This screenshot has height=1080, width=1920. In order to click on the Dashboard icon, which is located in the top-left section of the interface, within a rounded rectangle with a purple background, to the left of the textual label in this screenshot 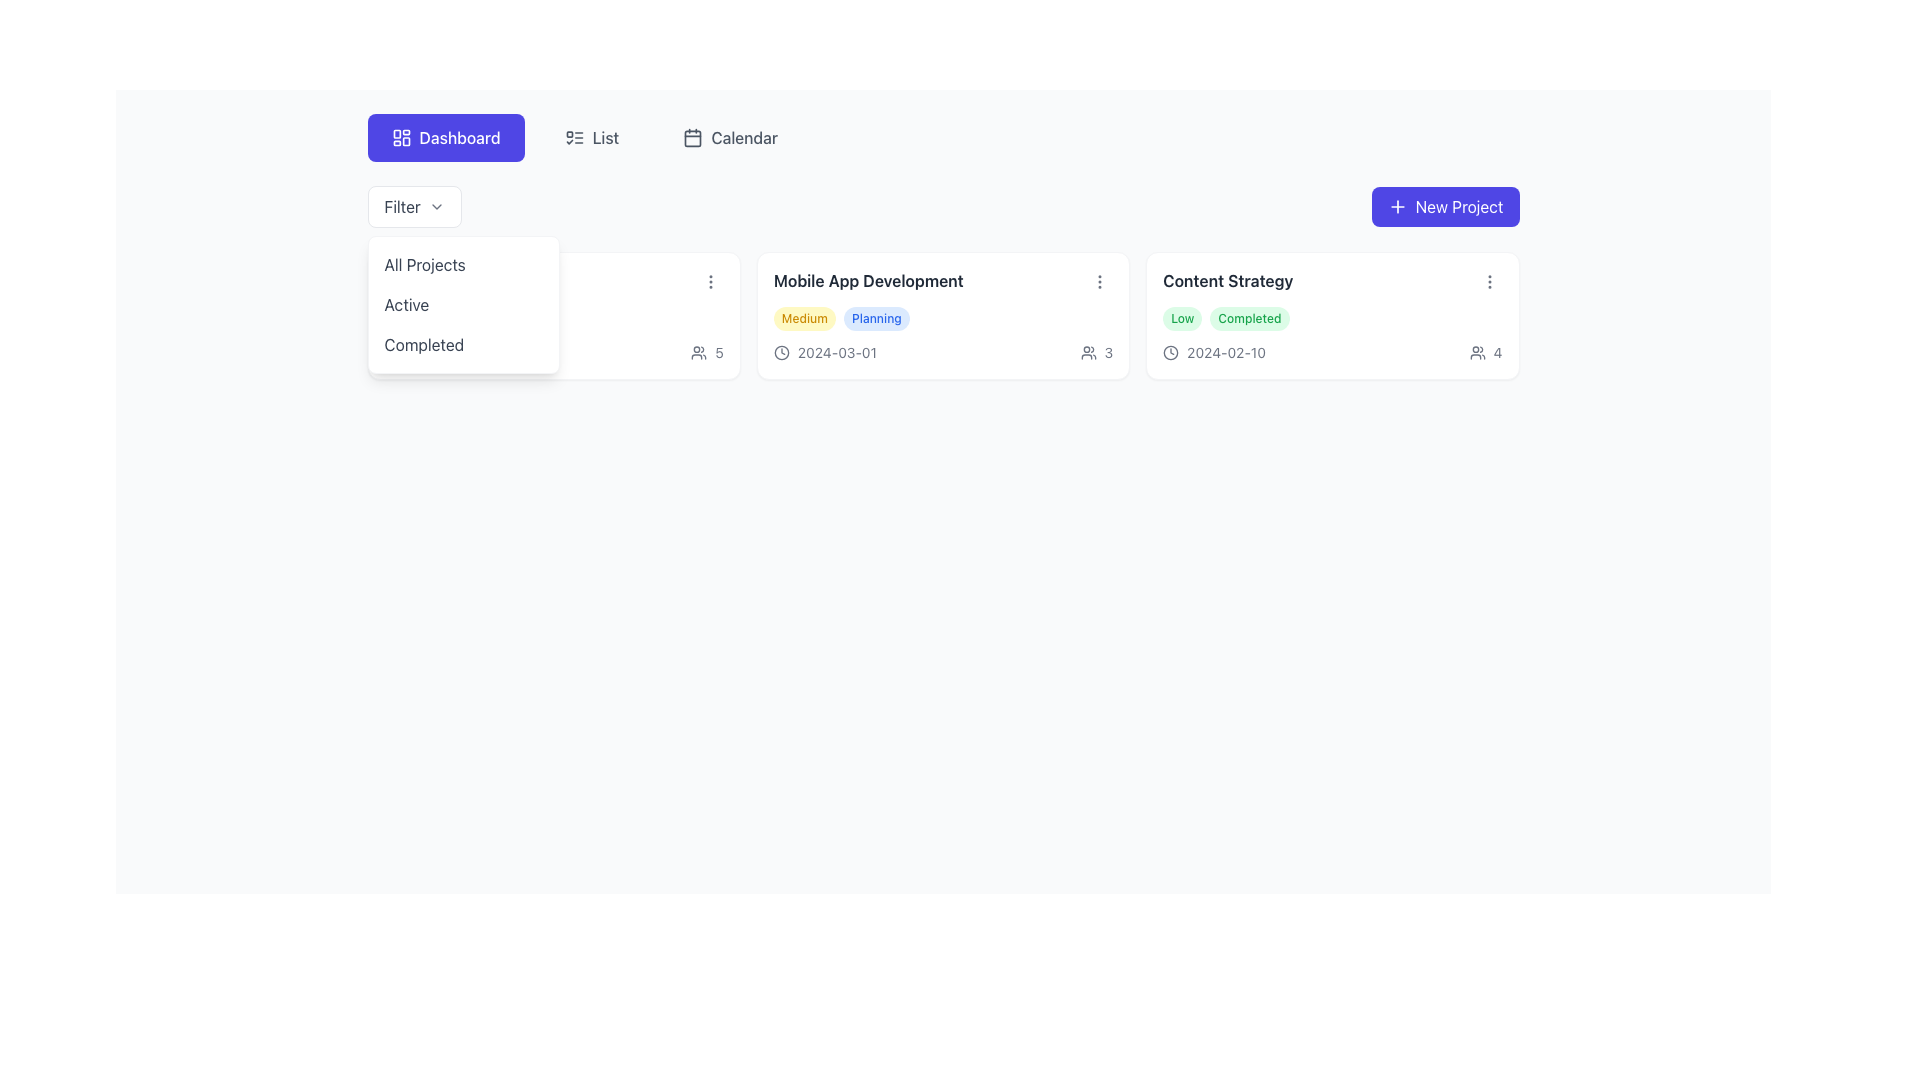, I will do `click(400, 137)`.